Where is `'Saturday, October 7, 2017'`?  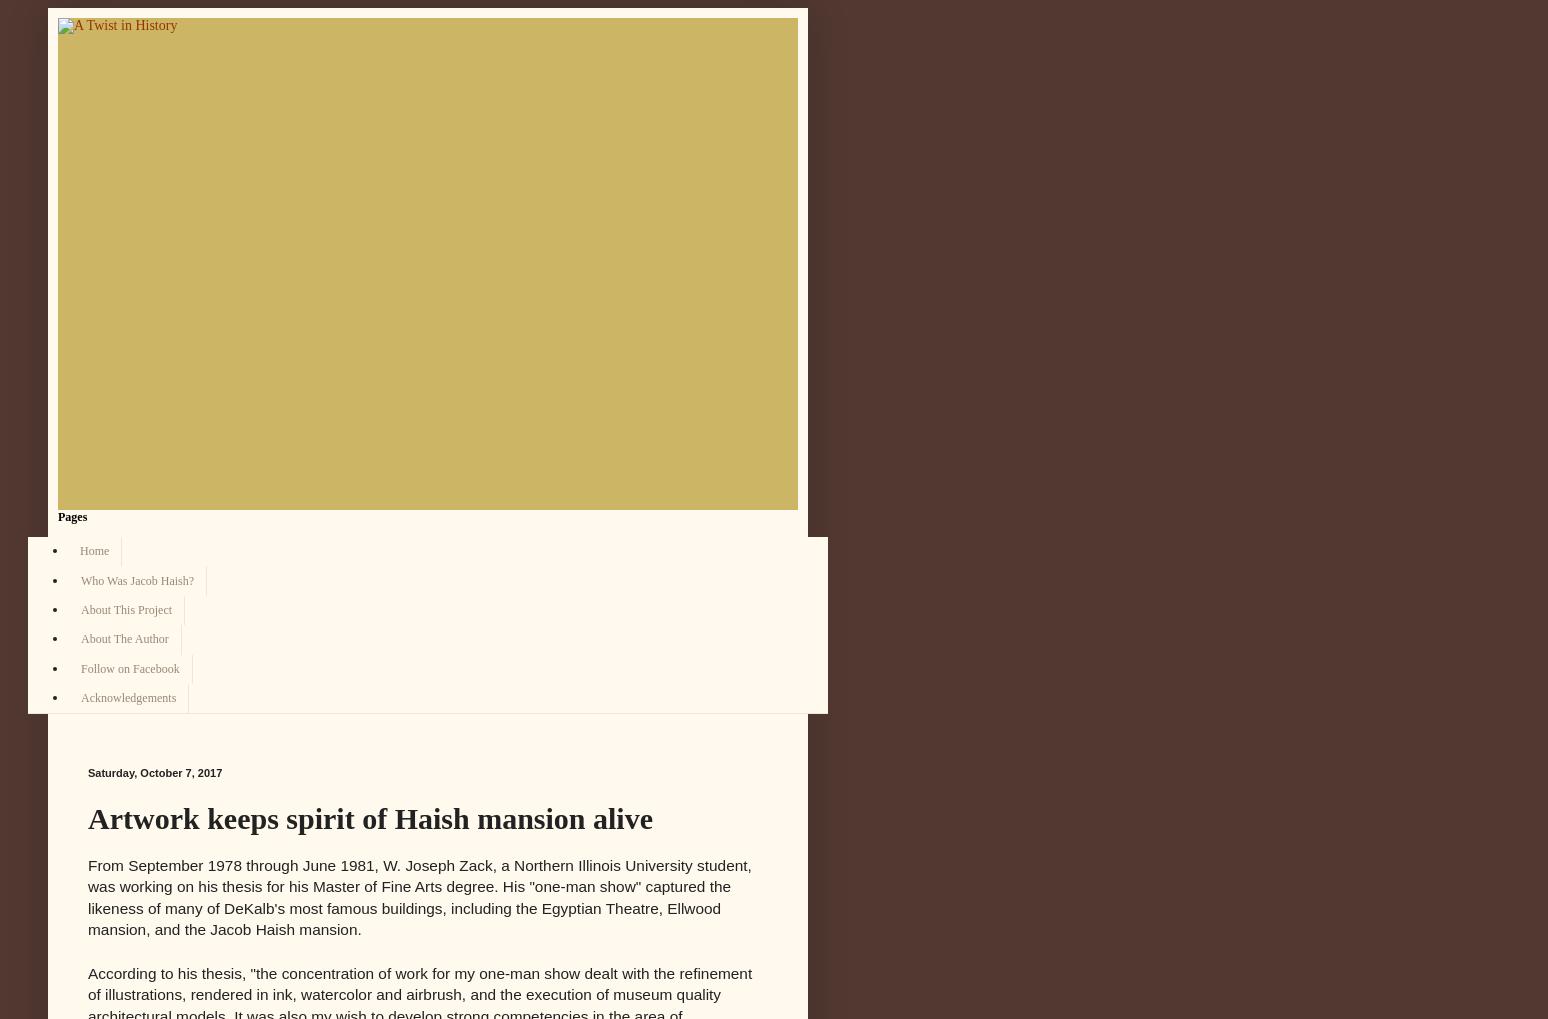
'Saturday, October 7, 2017' is located at coordinates (154, 772).